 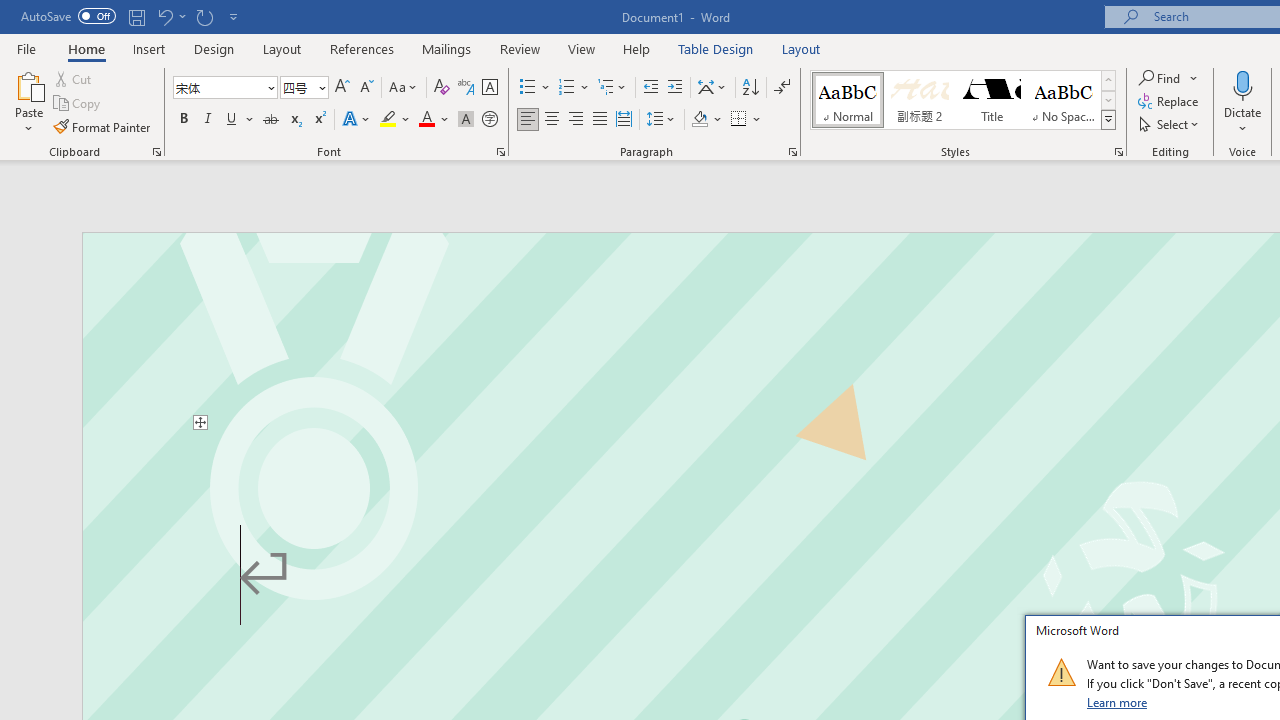 I want to click on 'Repeat Text Fill Effect', so click(x=204, y=16).